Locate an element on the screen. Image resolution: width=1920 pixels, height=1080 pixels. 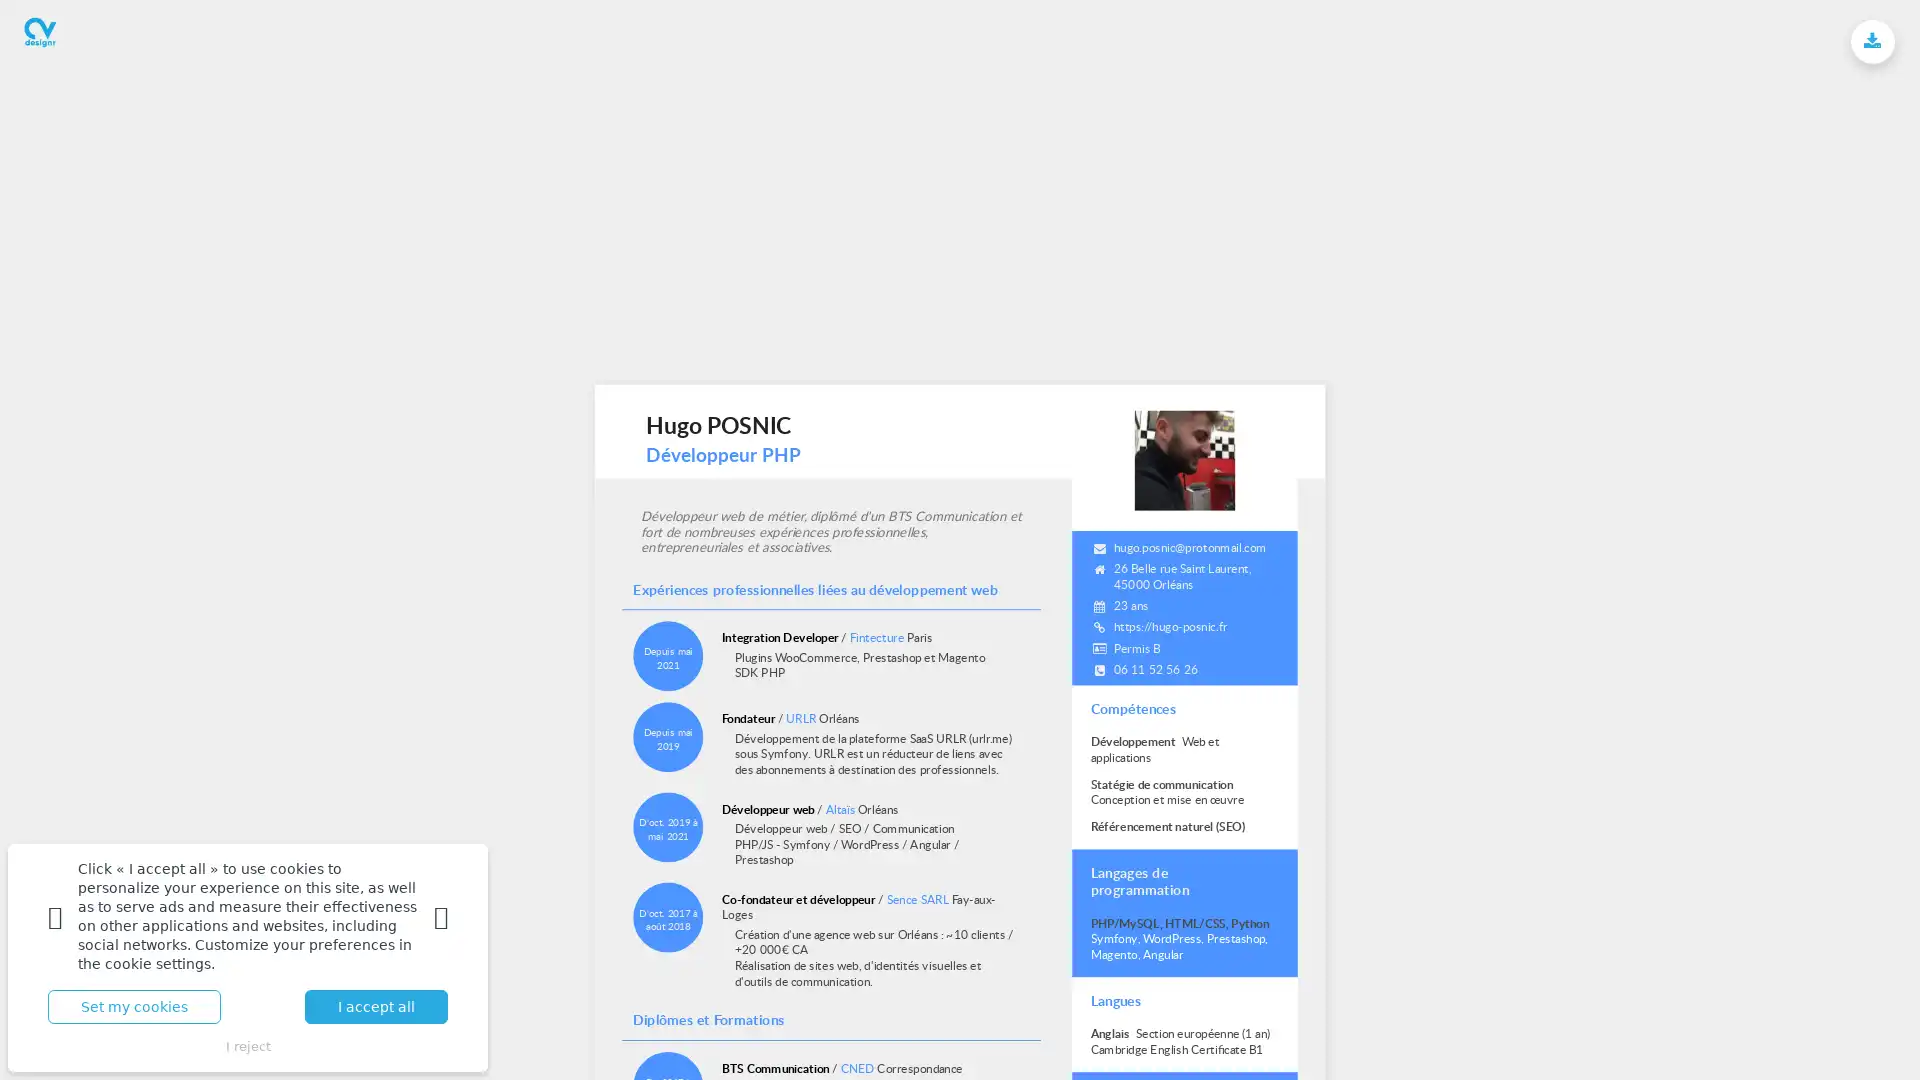
I accept all is located at coordinates (376, 1006).